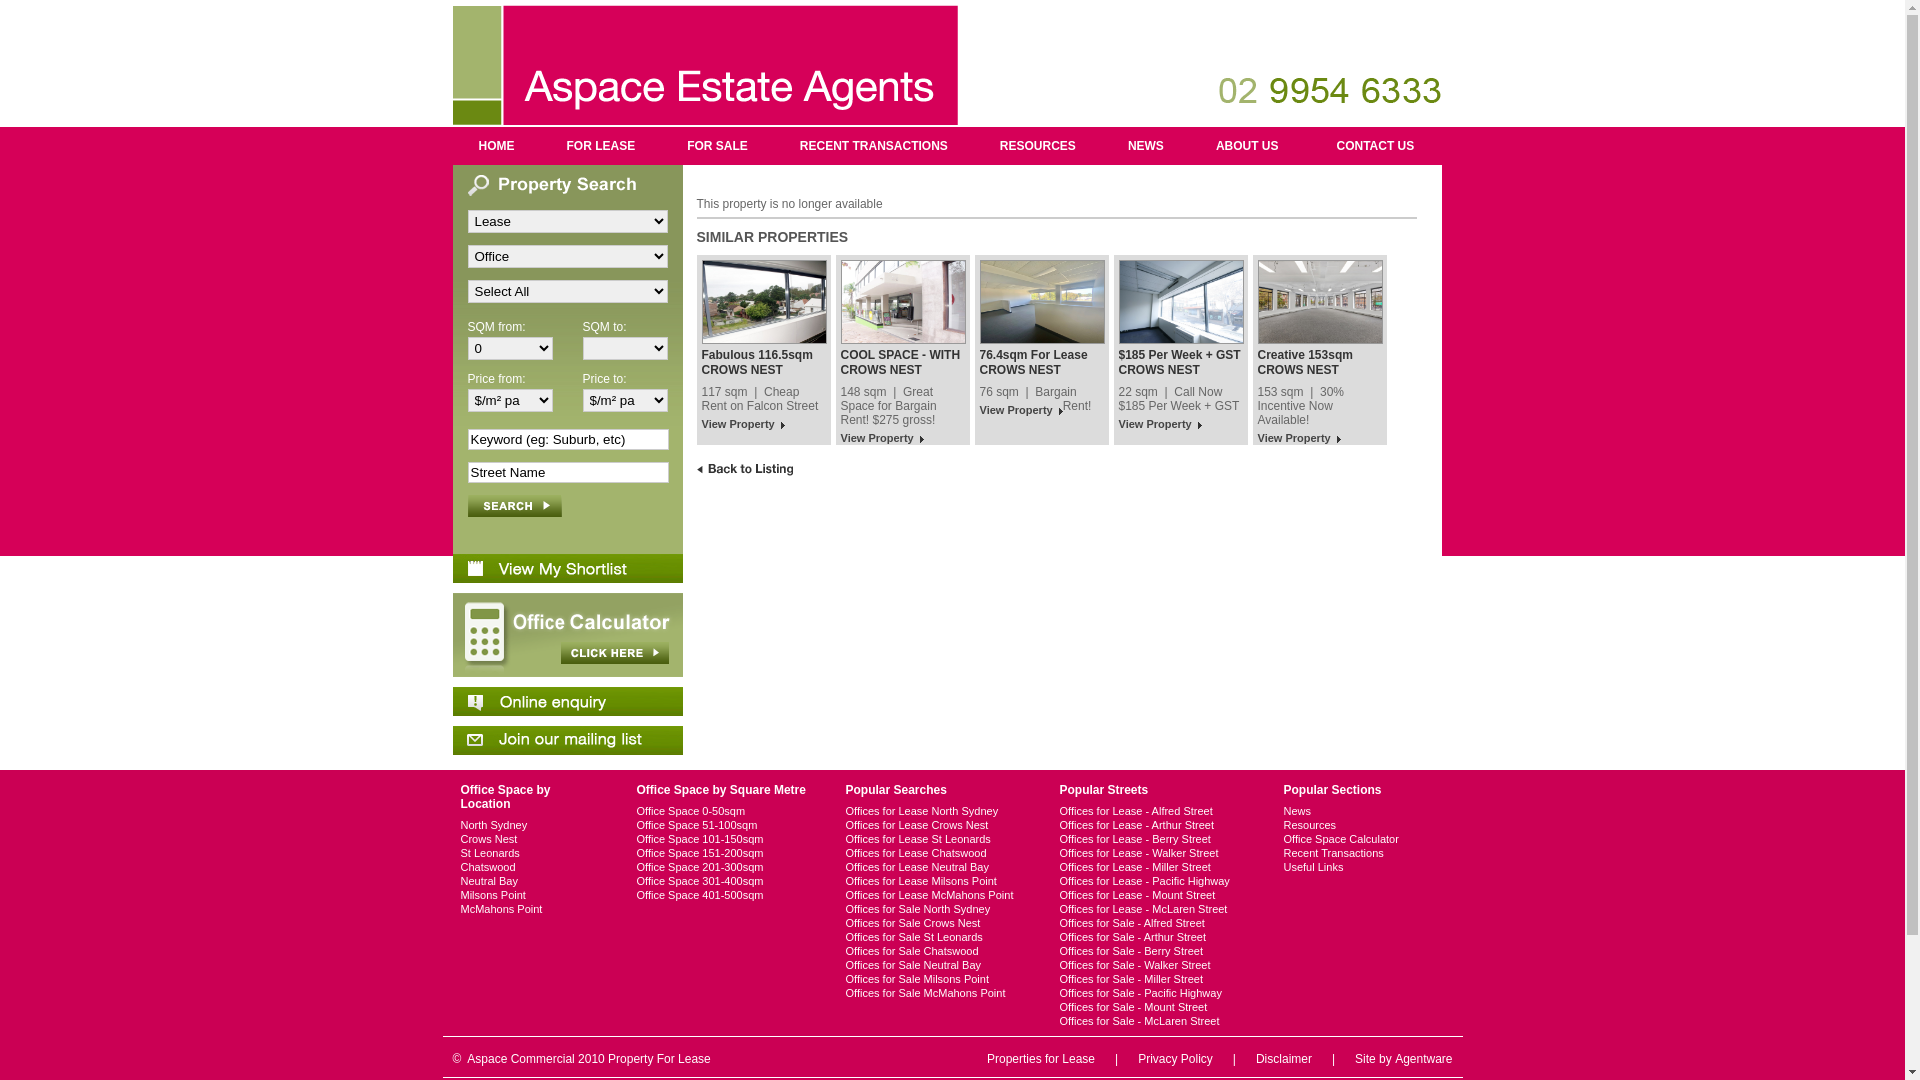  I want to click on 'Offices for Lease - Walker Street', so click(1155, 852).